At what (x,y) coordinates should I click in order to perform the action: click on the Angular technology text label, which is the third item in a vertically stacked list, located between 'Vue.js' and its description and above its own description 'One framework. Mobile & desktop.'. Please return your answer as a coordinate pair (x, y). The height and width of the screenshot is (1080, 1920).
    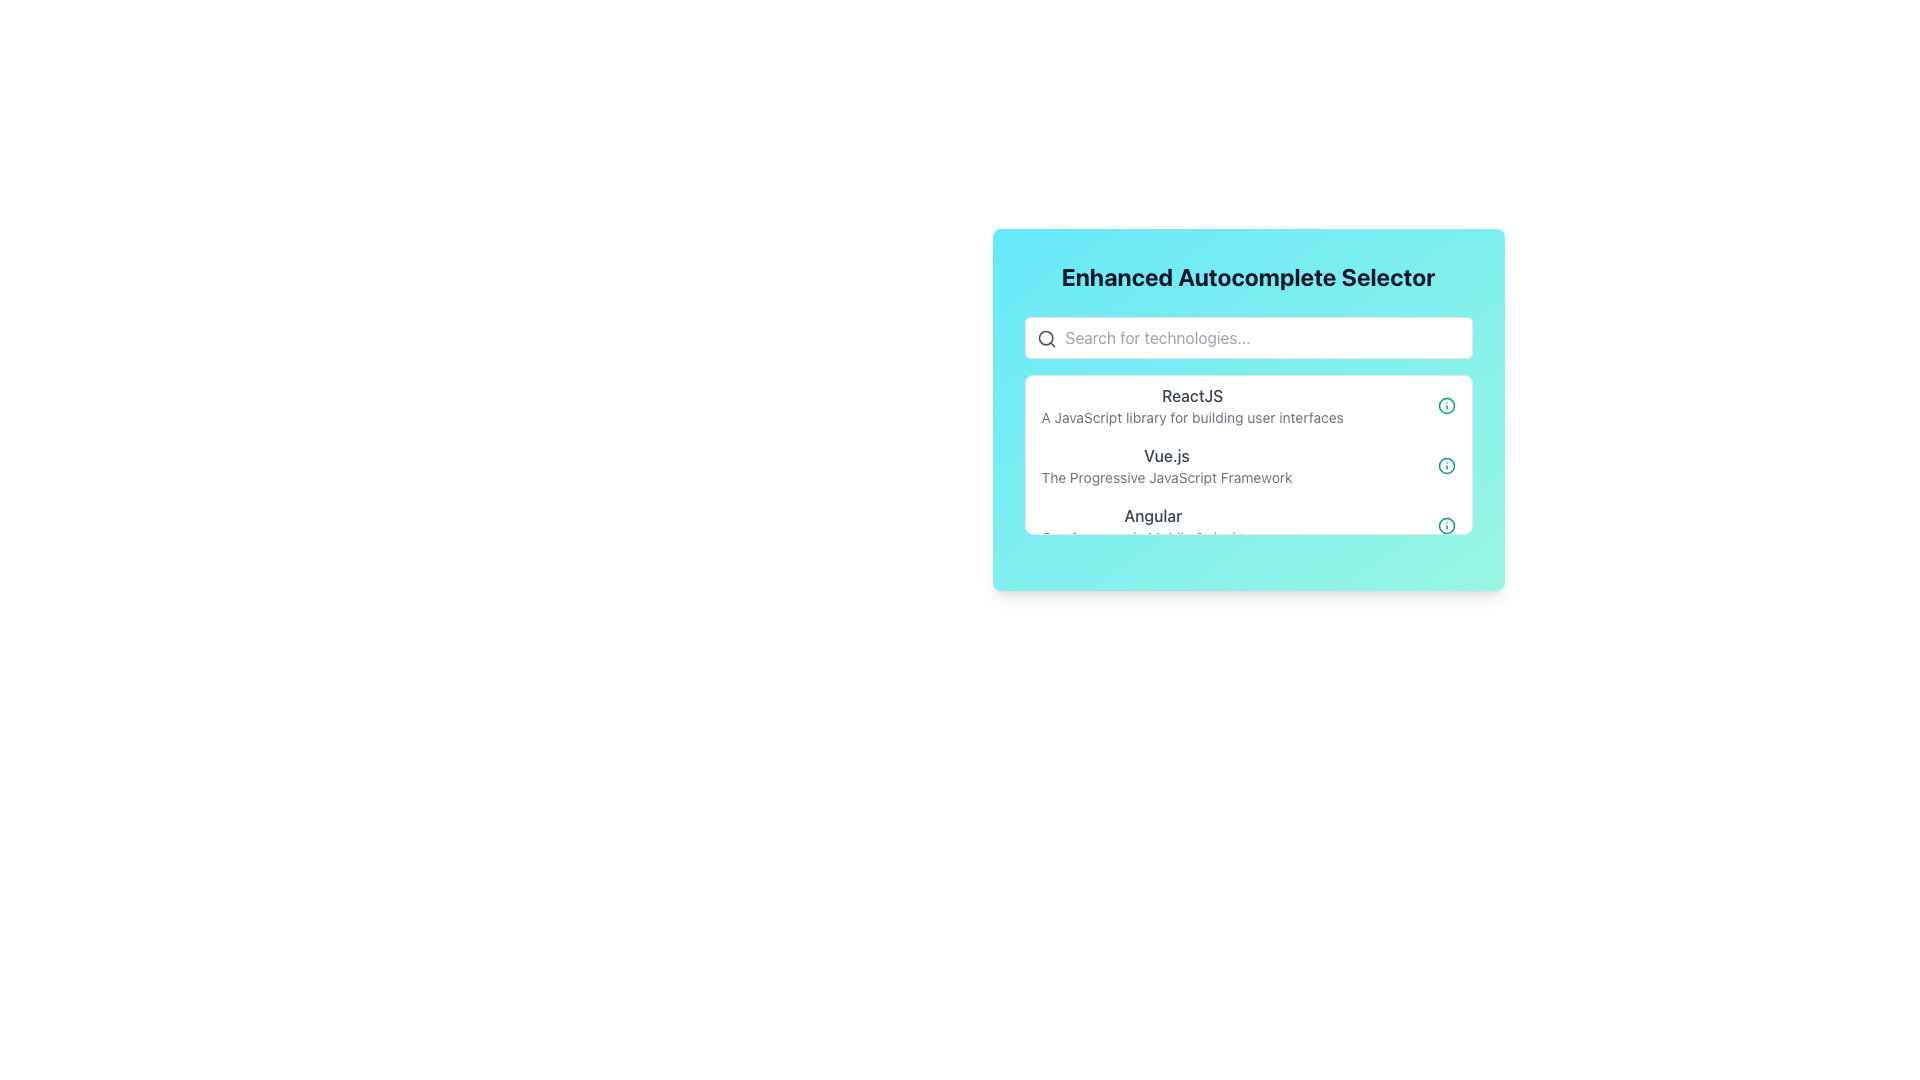
    Looking at the image, I should click on (1153, 515).